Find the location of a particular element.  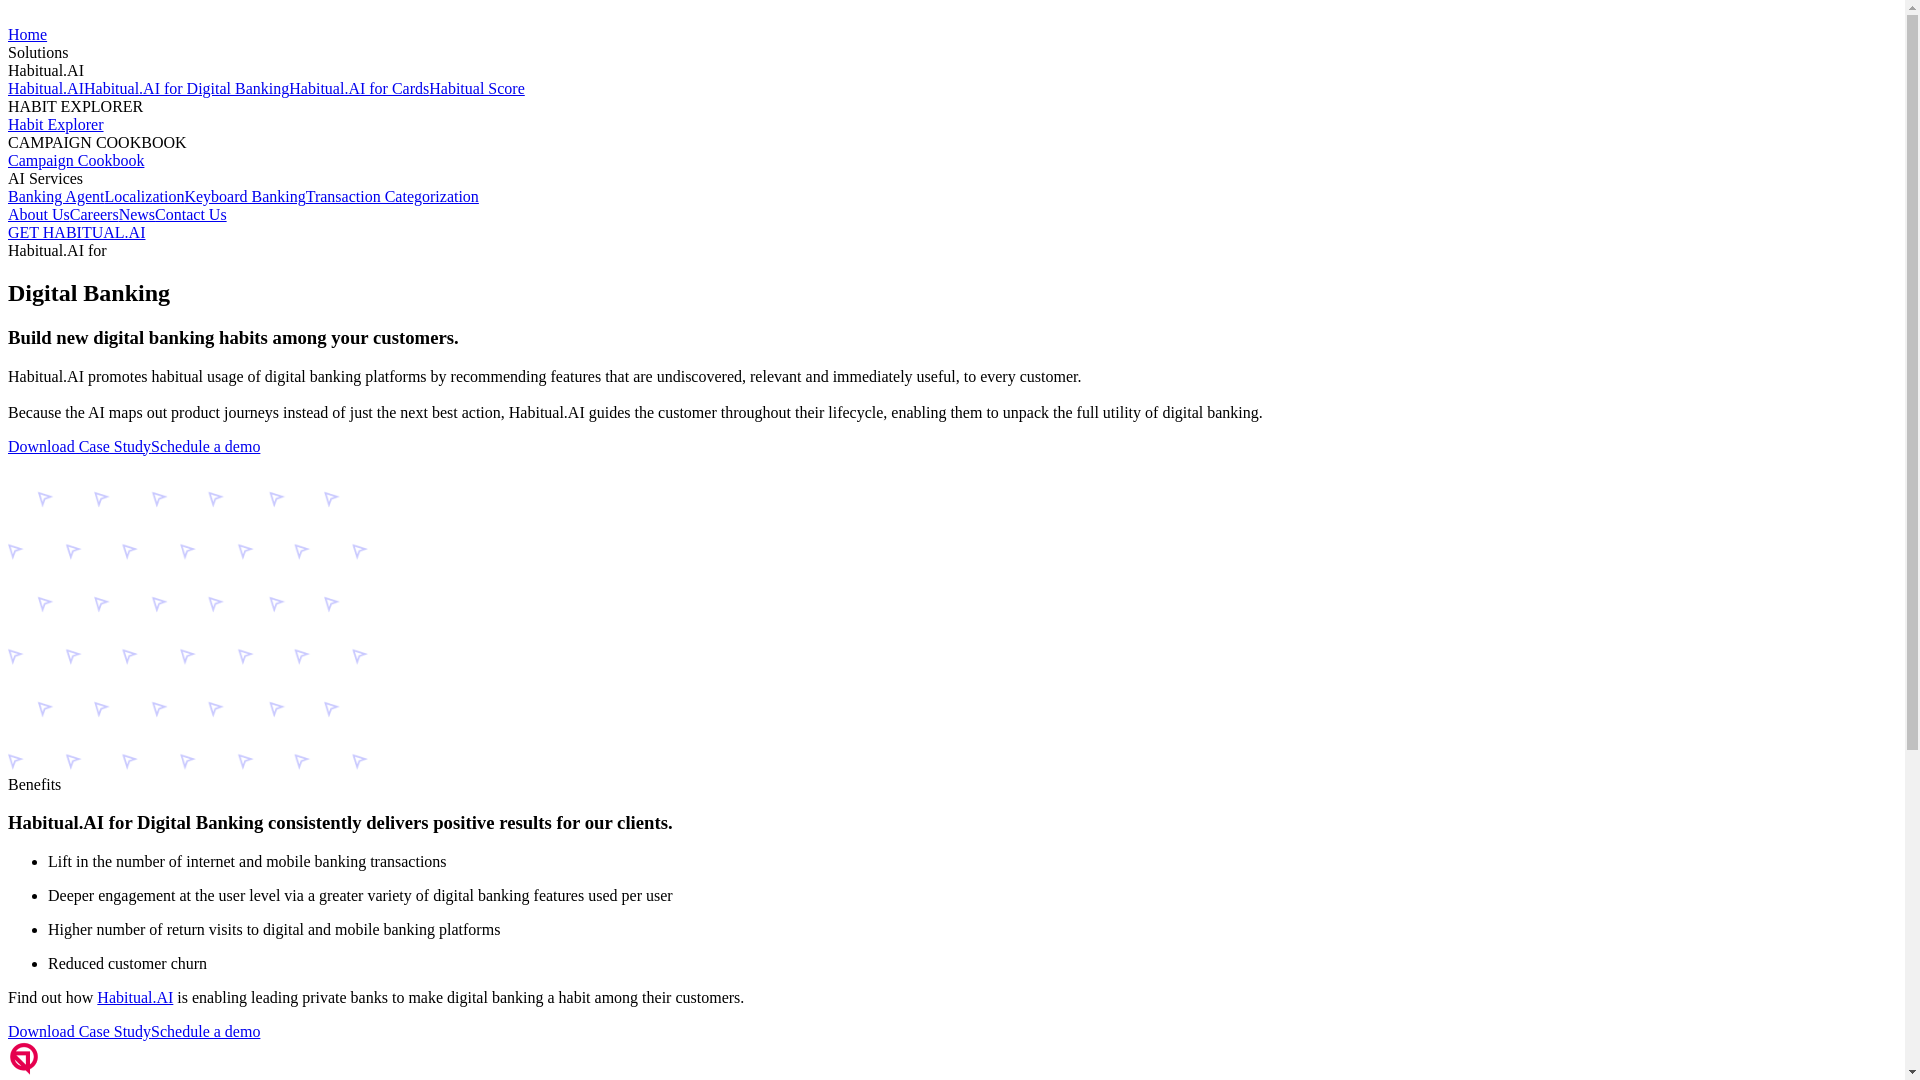

'Banking Agent' is located at coordinates (56, 196).